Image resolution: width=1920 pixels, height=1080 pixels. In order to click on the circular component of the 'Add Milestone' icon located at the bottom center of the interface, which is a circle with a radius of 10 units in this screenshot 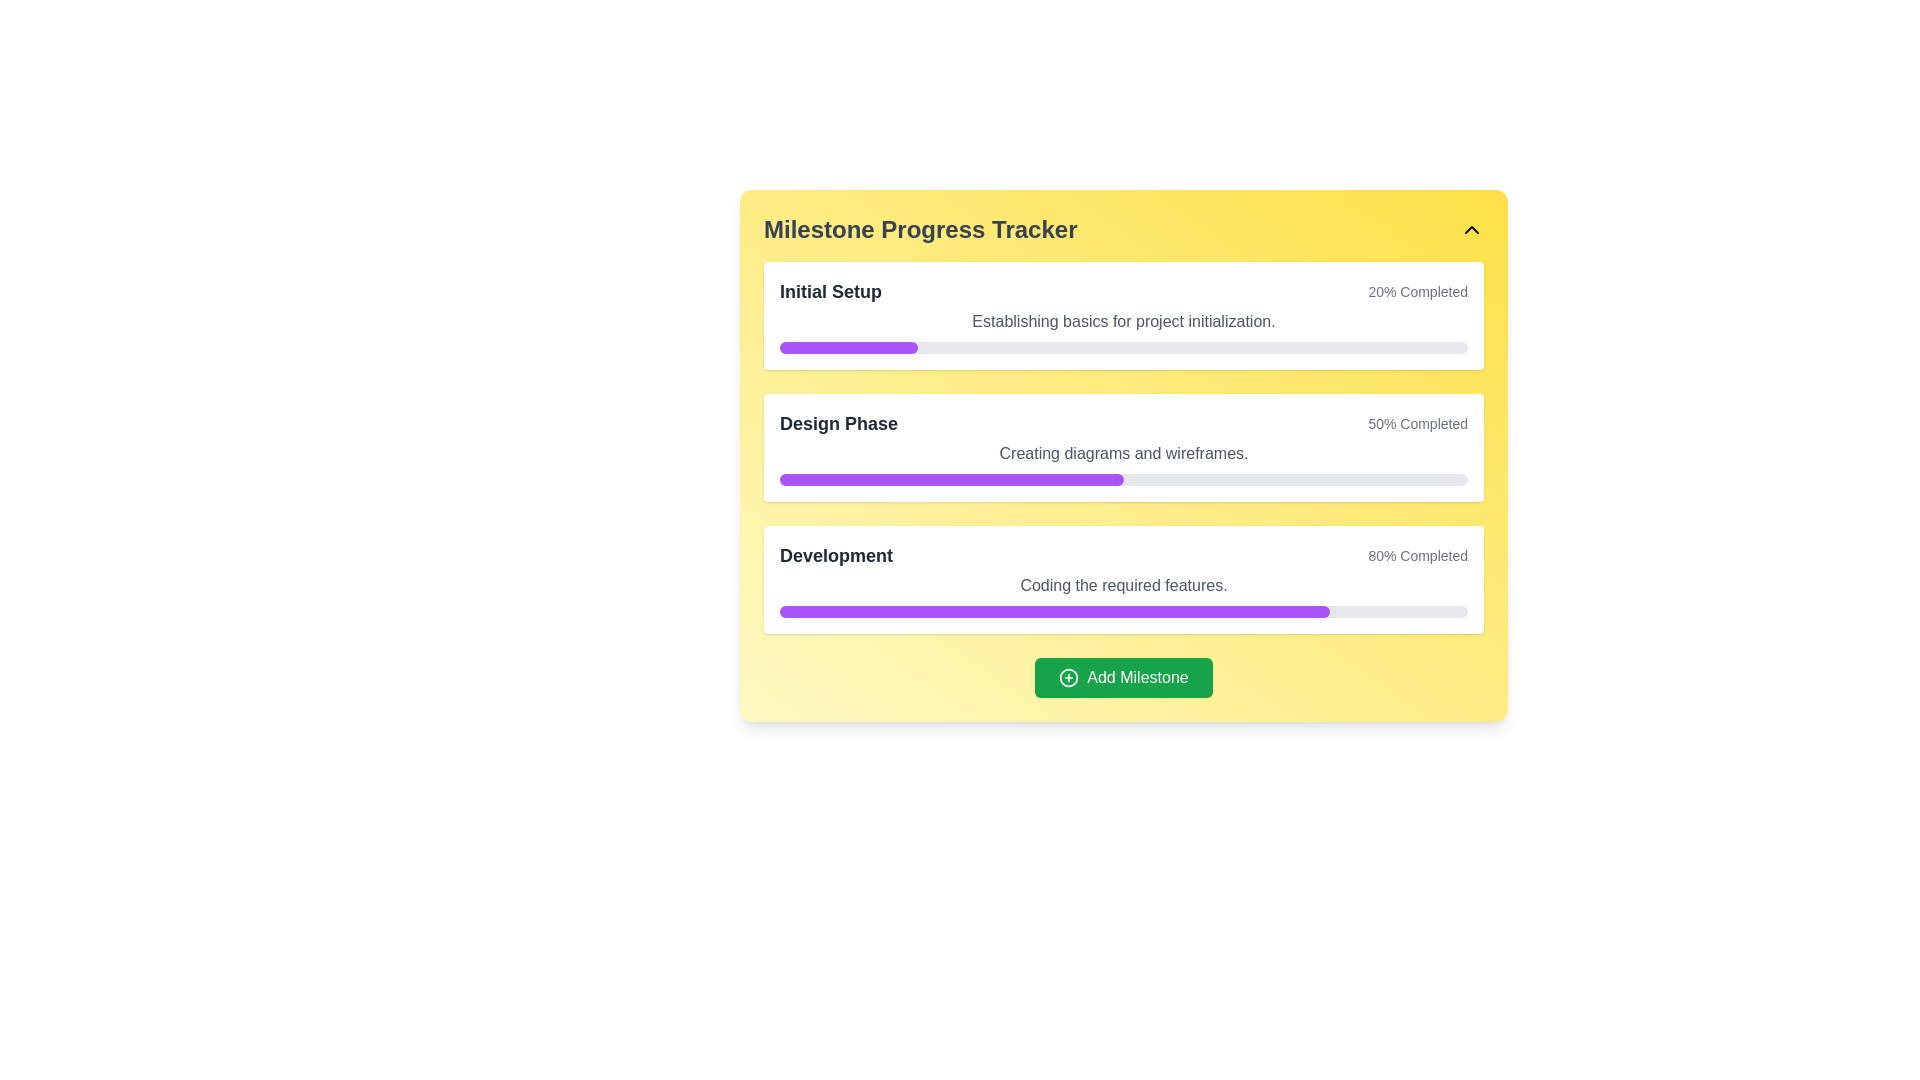, I will do `click(1068, 677)`.